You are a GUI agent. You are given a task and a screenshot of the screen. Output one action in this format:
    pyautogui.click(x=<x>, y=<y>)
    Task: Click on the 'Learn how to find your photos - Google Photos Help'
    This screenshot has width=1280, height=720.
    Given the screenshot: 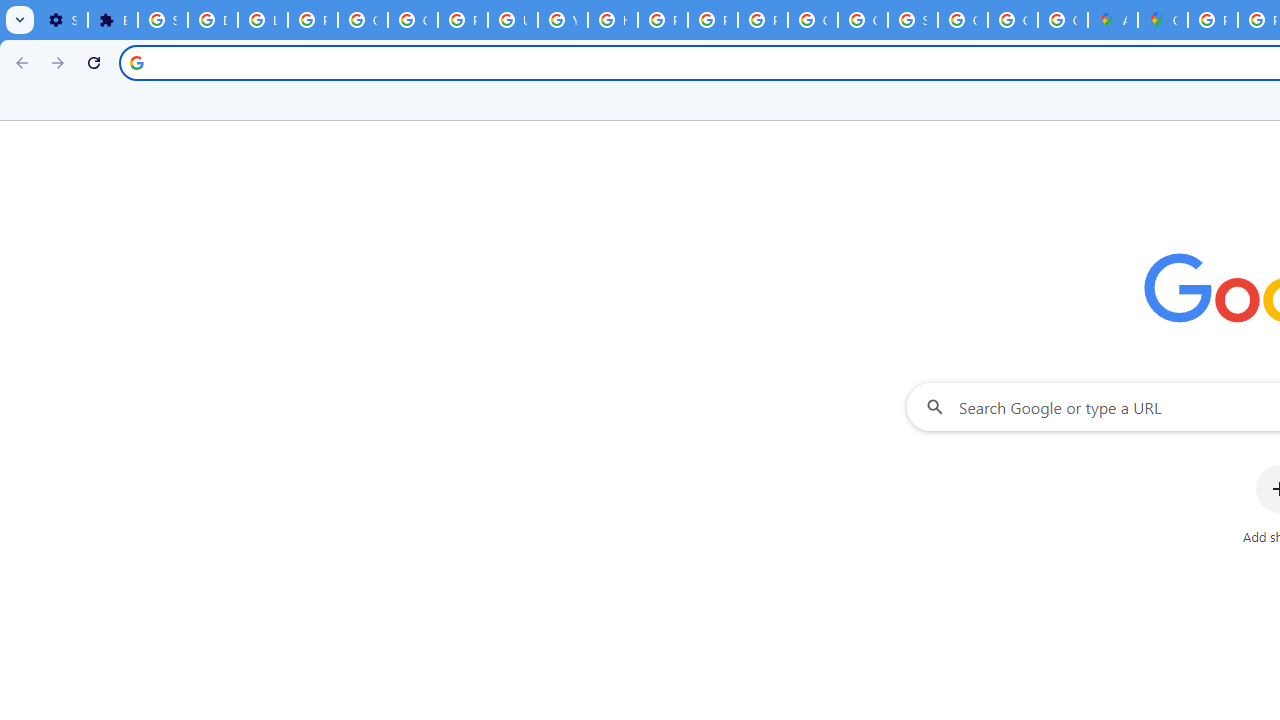 What is the action you would take?
    pyautogui.click(x=262, y=20)
    